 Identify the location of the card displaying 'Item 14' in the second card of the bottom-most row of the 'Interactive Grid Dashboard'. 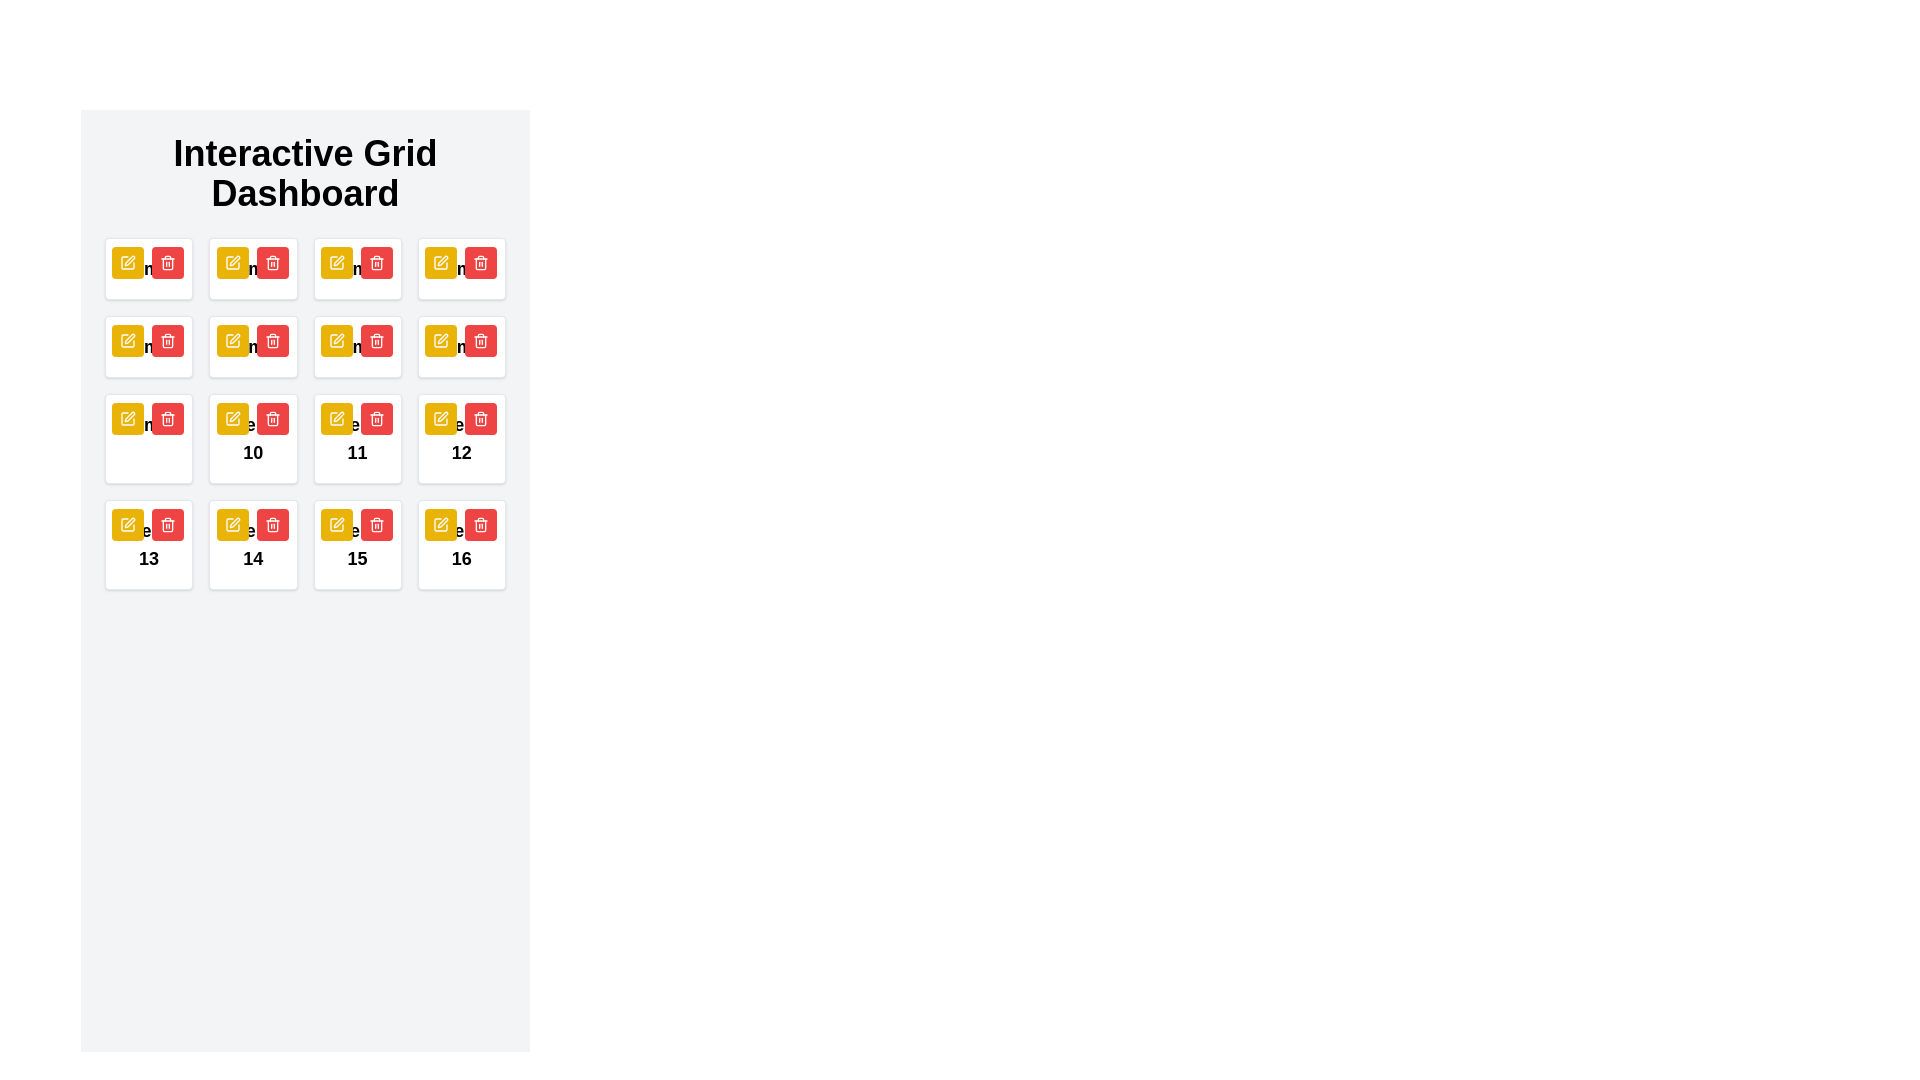
(252, 544).